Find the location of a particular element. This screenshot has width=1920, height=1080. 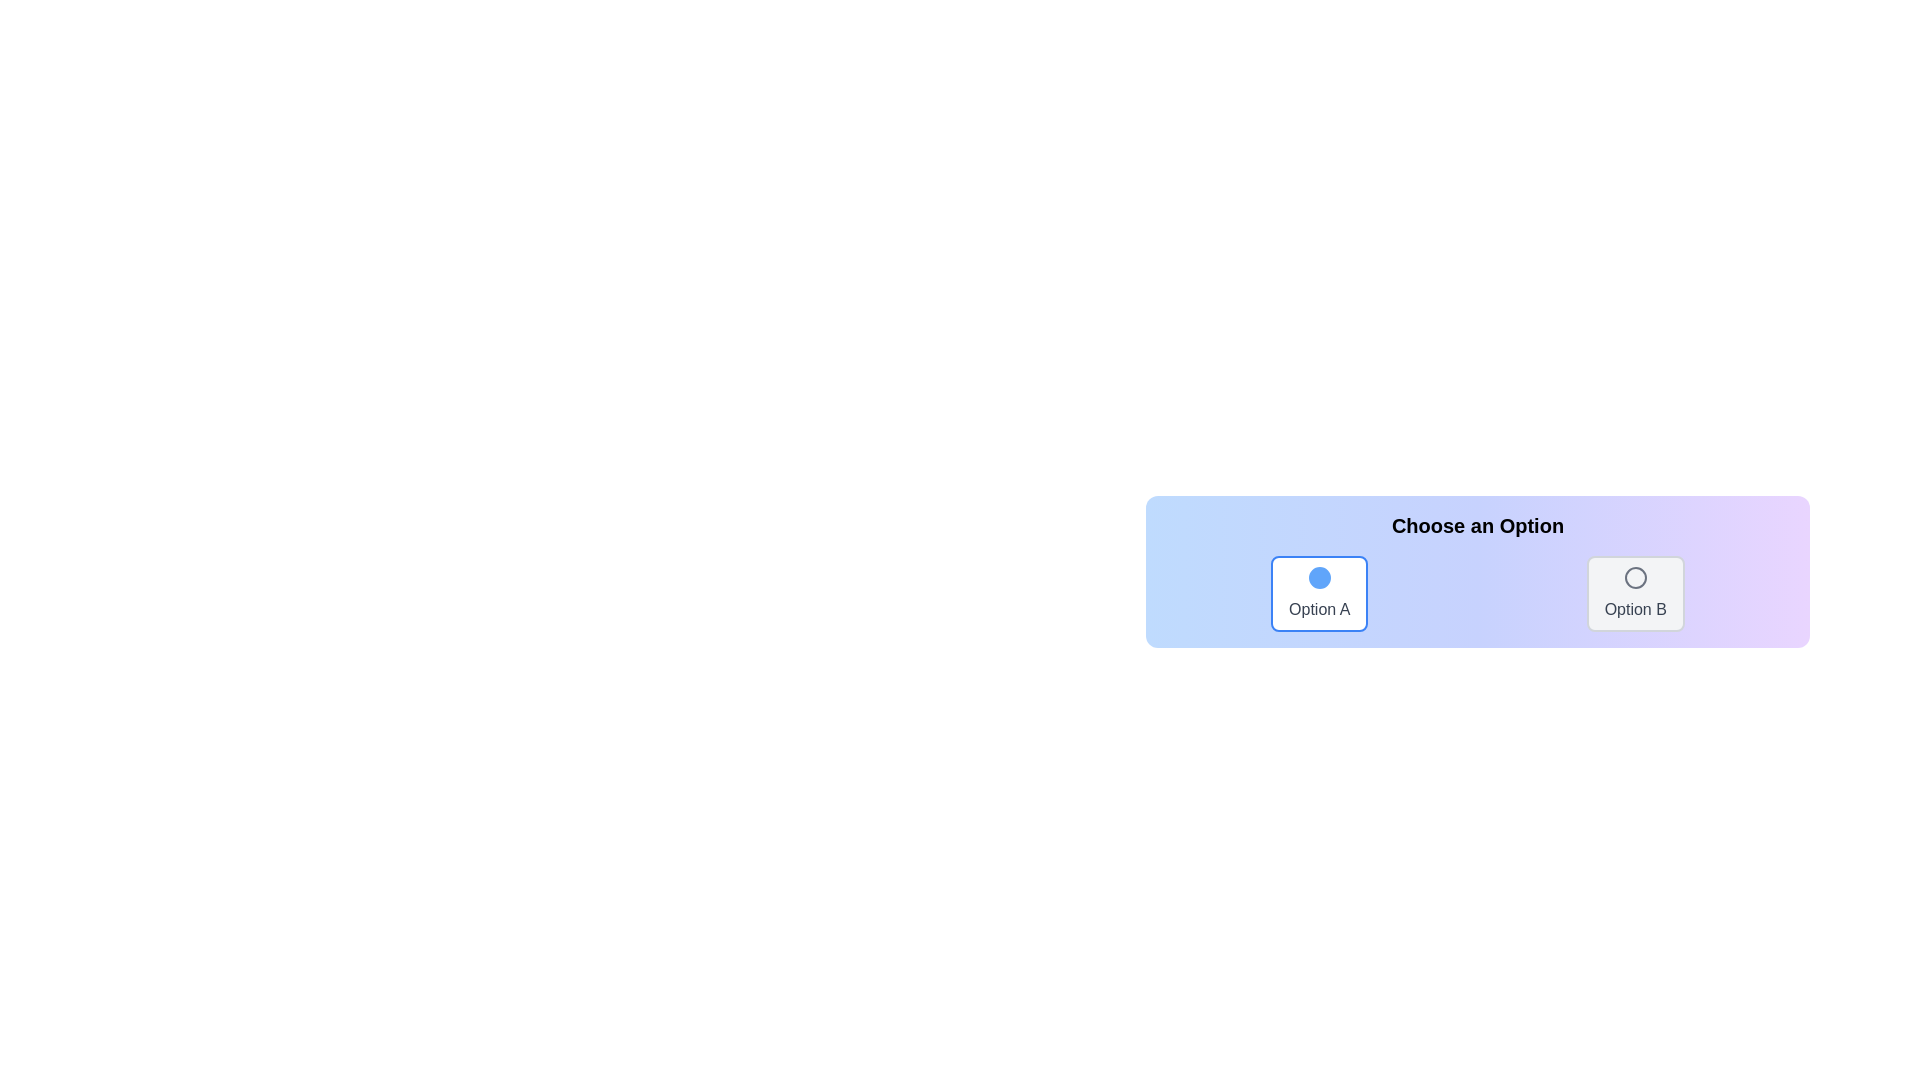

the selectable option labeled 'Option B' is located at coordinates (1635, 593).